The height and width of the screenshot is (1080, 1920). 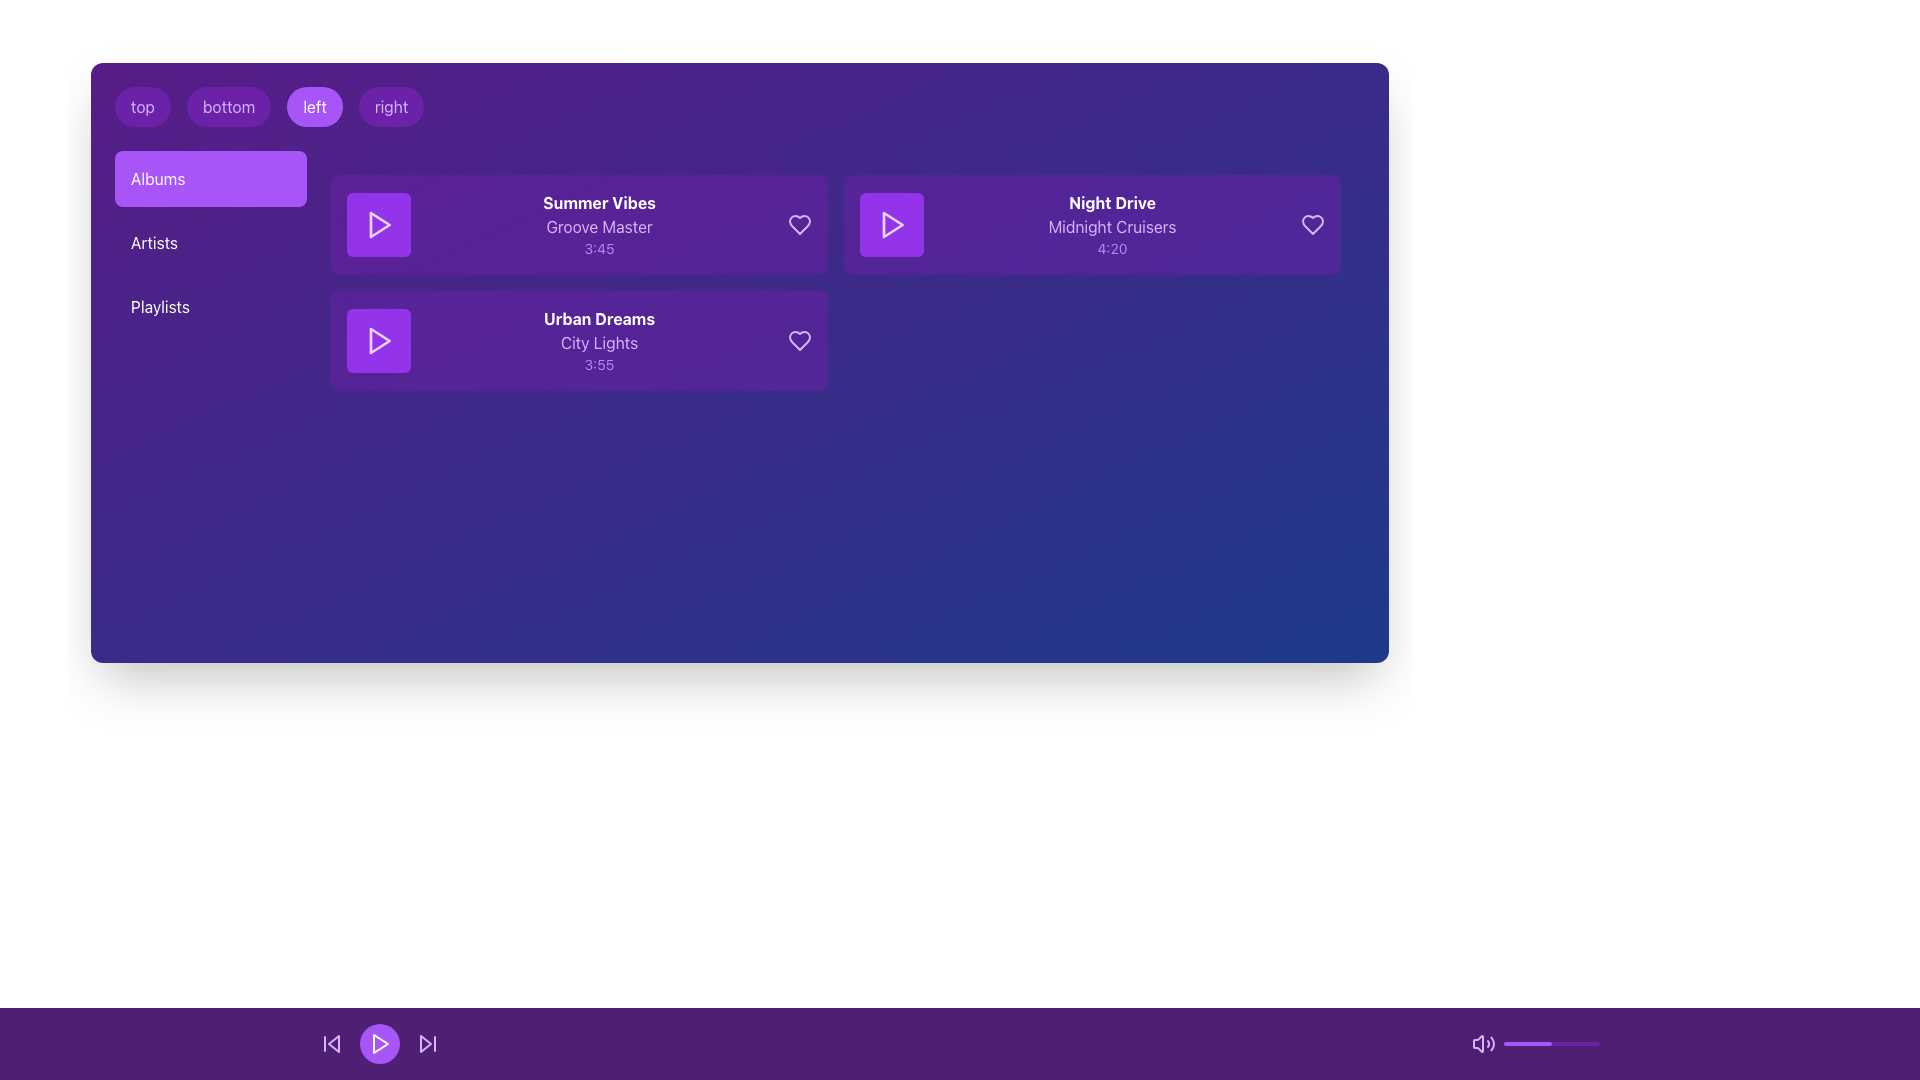 I want to click on the volume adjustment icon located at the center of the bottom bar of the media player interface, so click(x=1483, y=1043).